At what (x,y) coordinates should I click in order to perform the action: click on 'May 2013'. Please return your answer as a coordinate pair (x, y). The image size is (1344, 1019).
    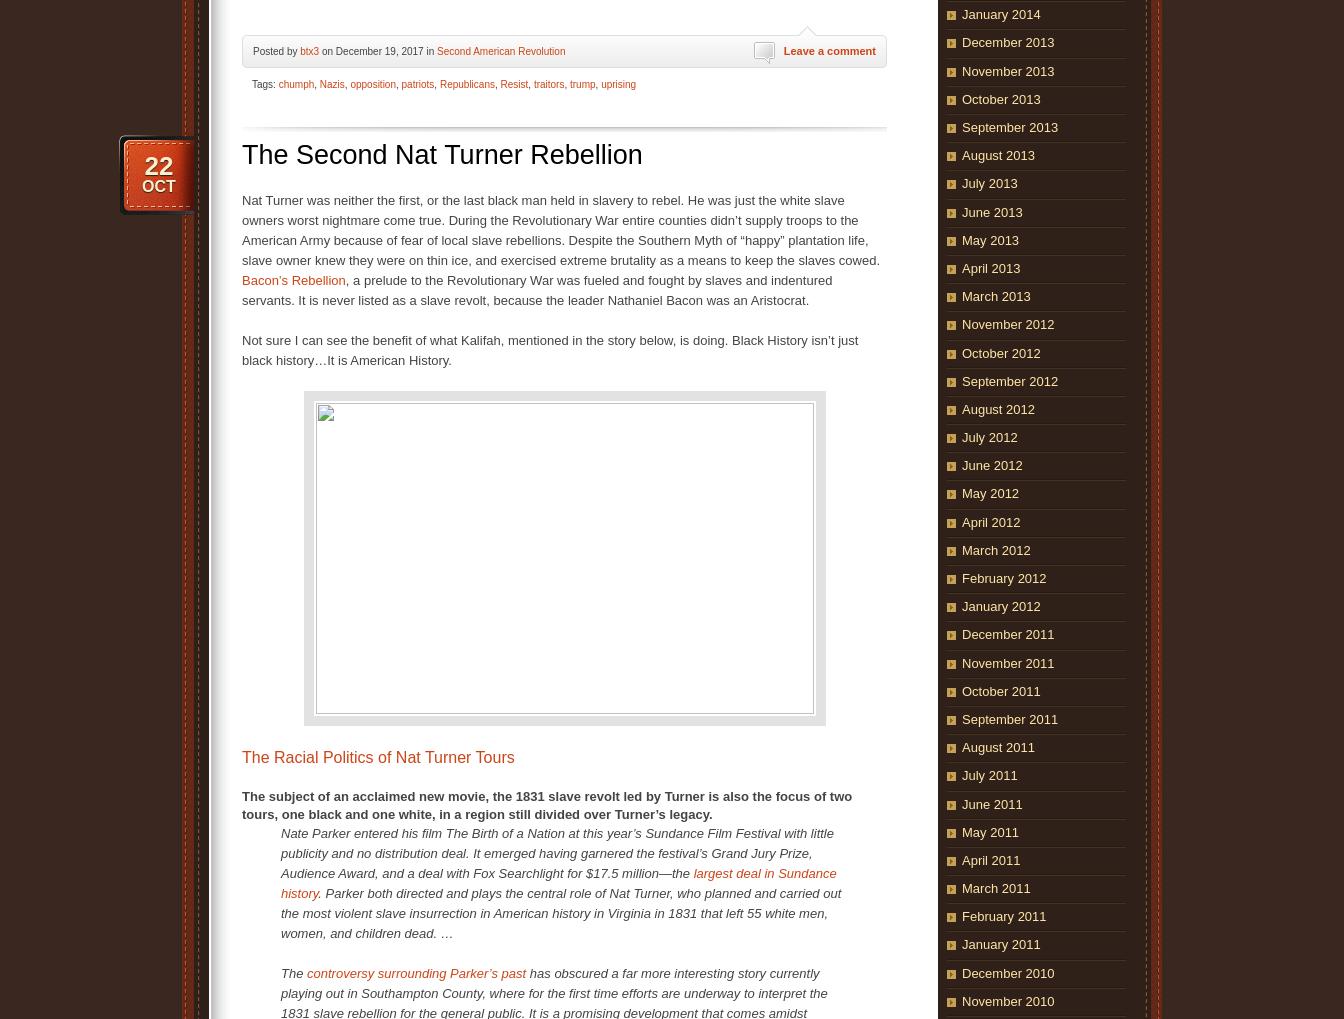
    Looking at the image, I should click on (962, 239).